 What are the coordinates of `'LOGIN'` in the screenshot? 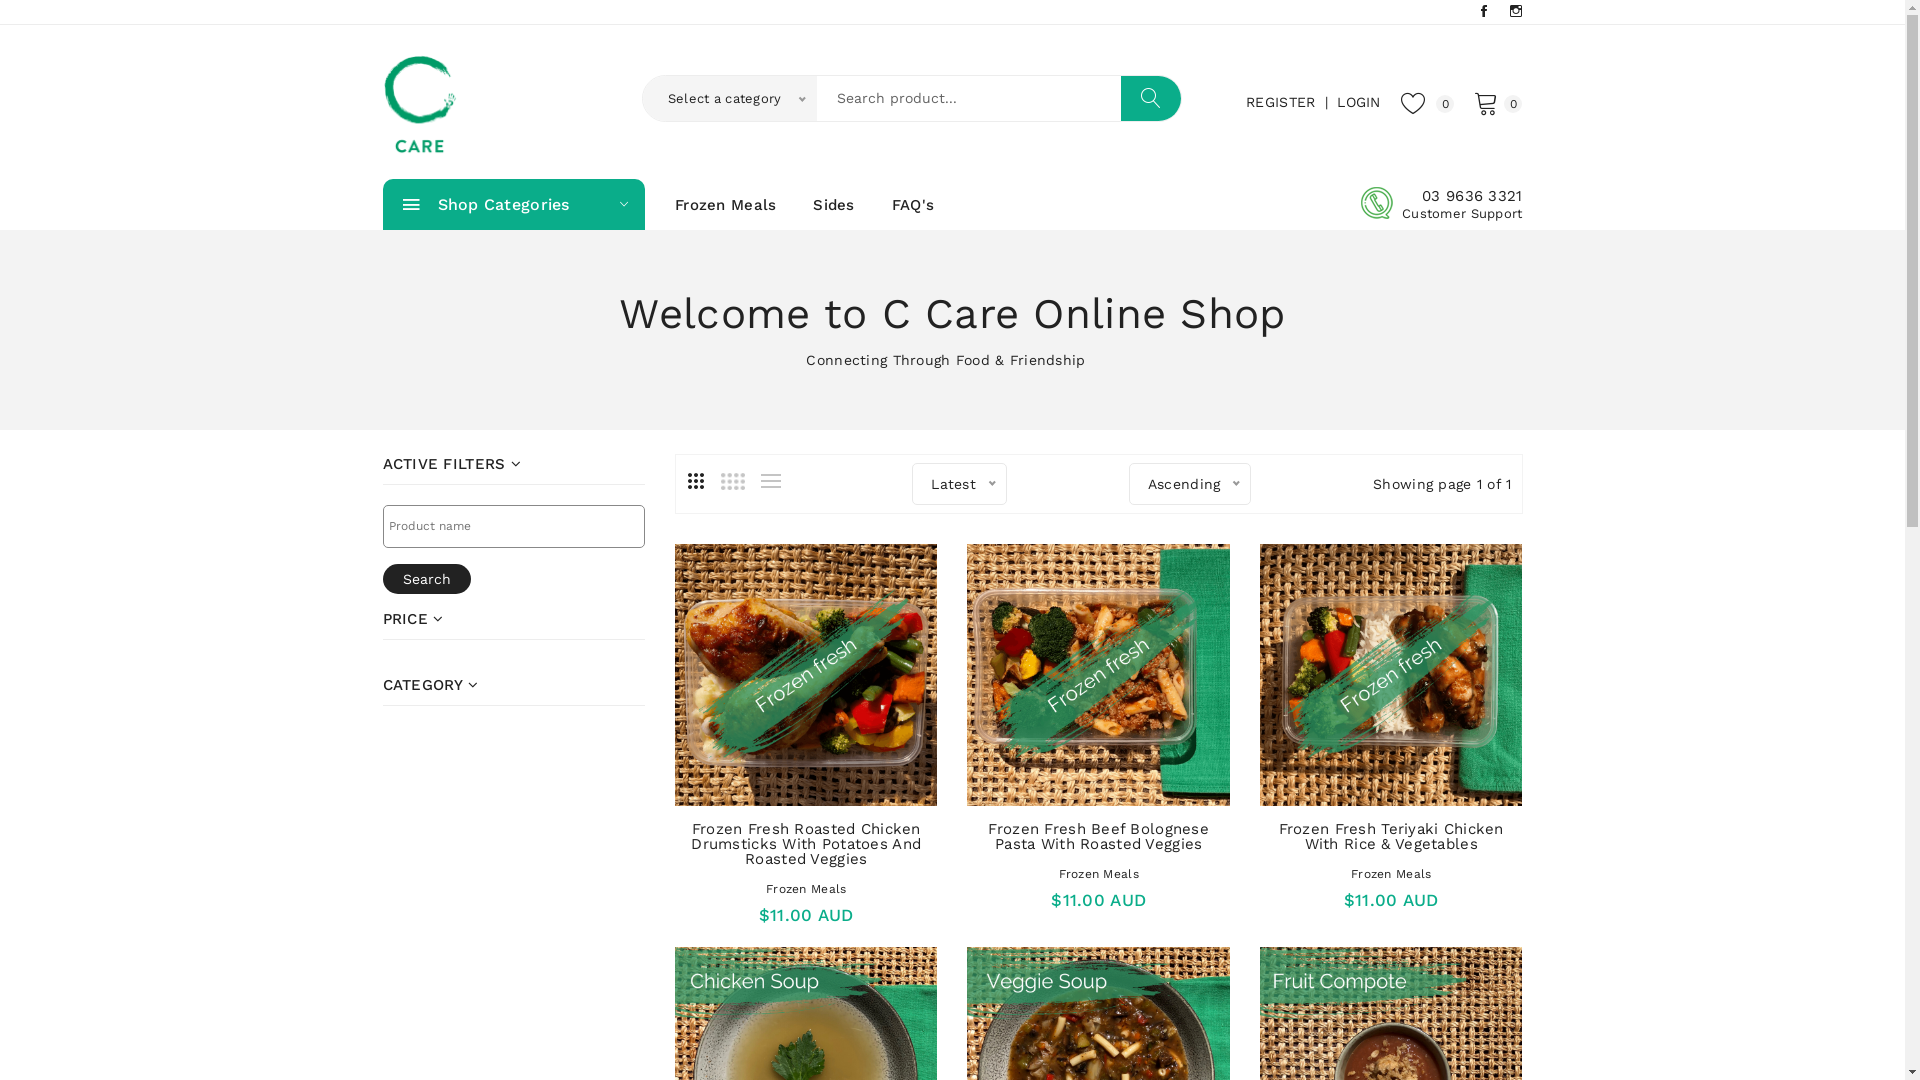 It's located at (1337, 101).